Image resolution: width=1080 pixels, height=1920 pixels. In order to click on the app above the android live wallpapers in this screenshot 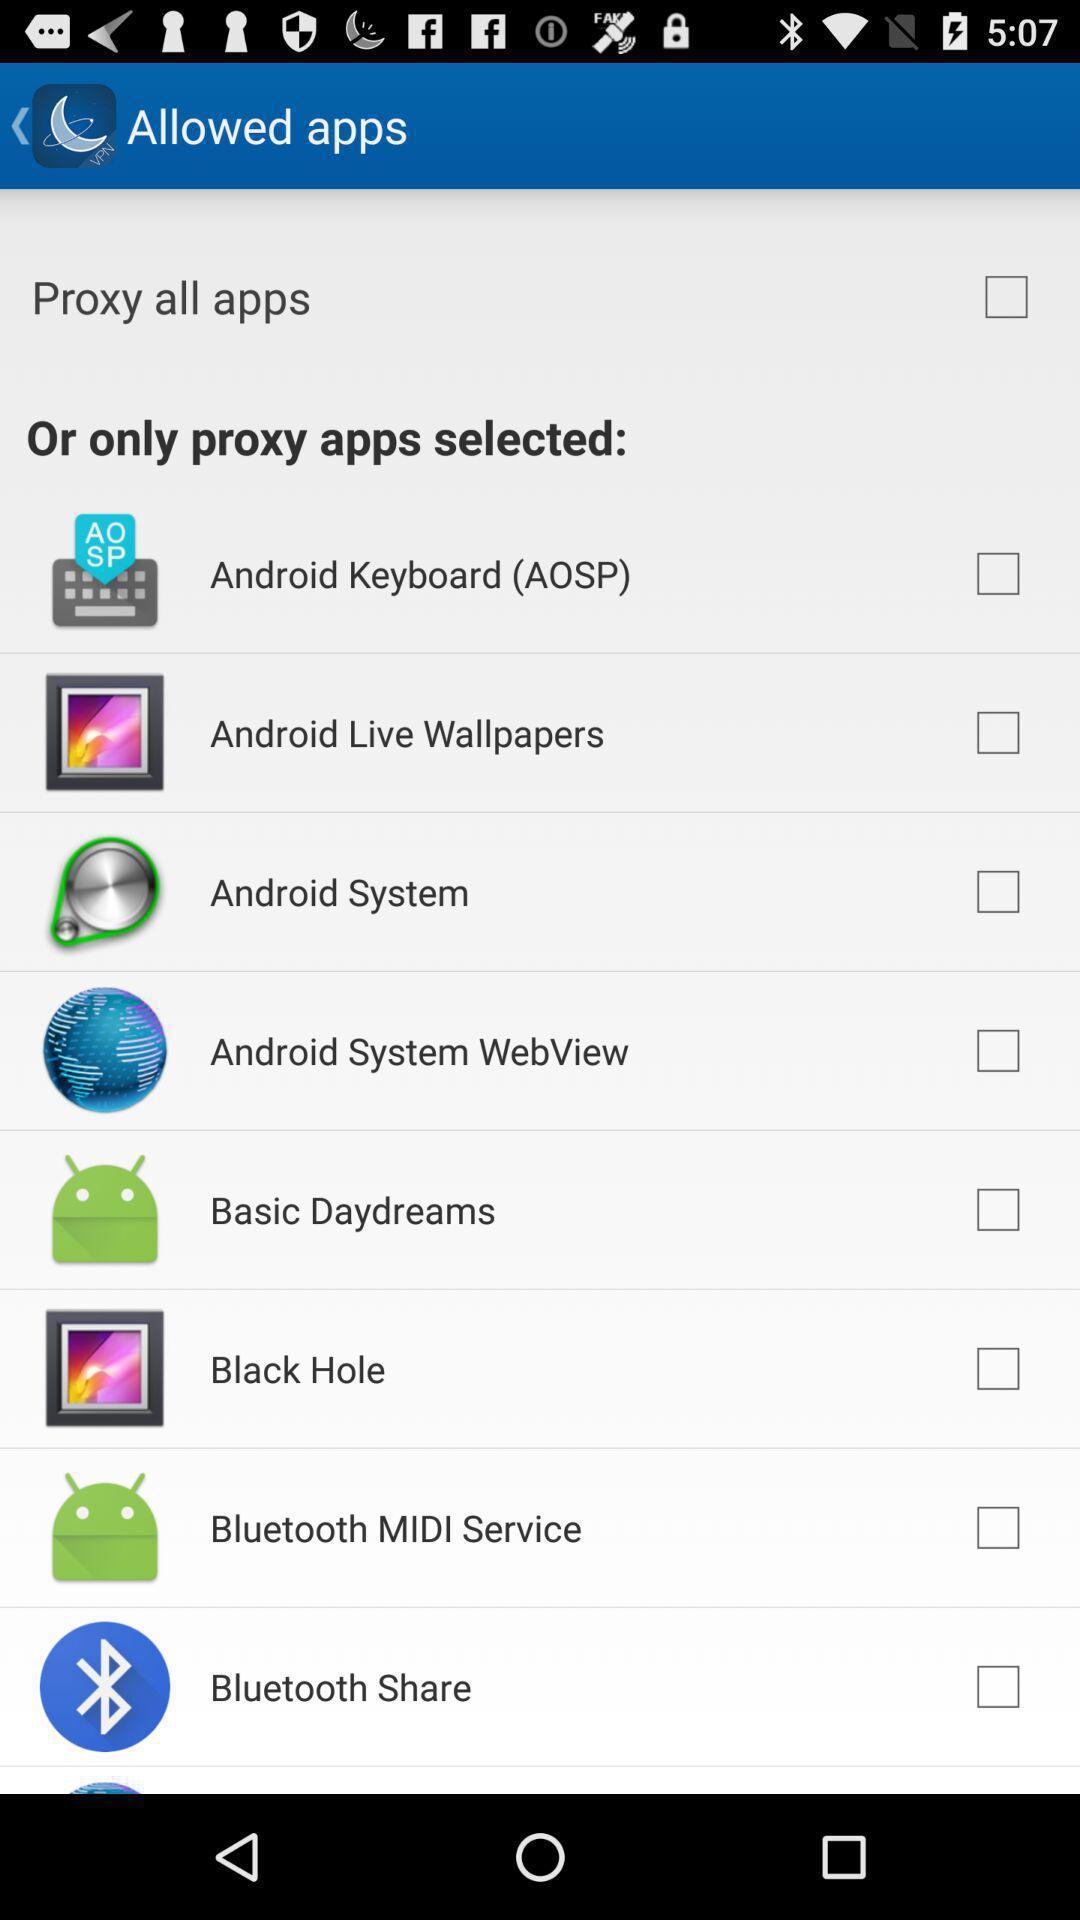, I will do `click(419, 572)`.